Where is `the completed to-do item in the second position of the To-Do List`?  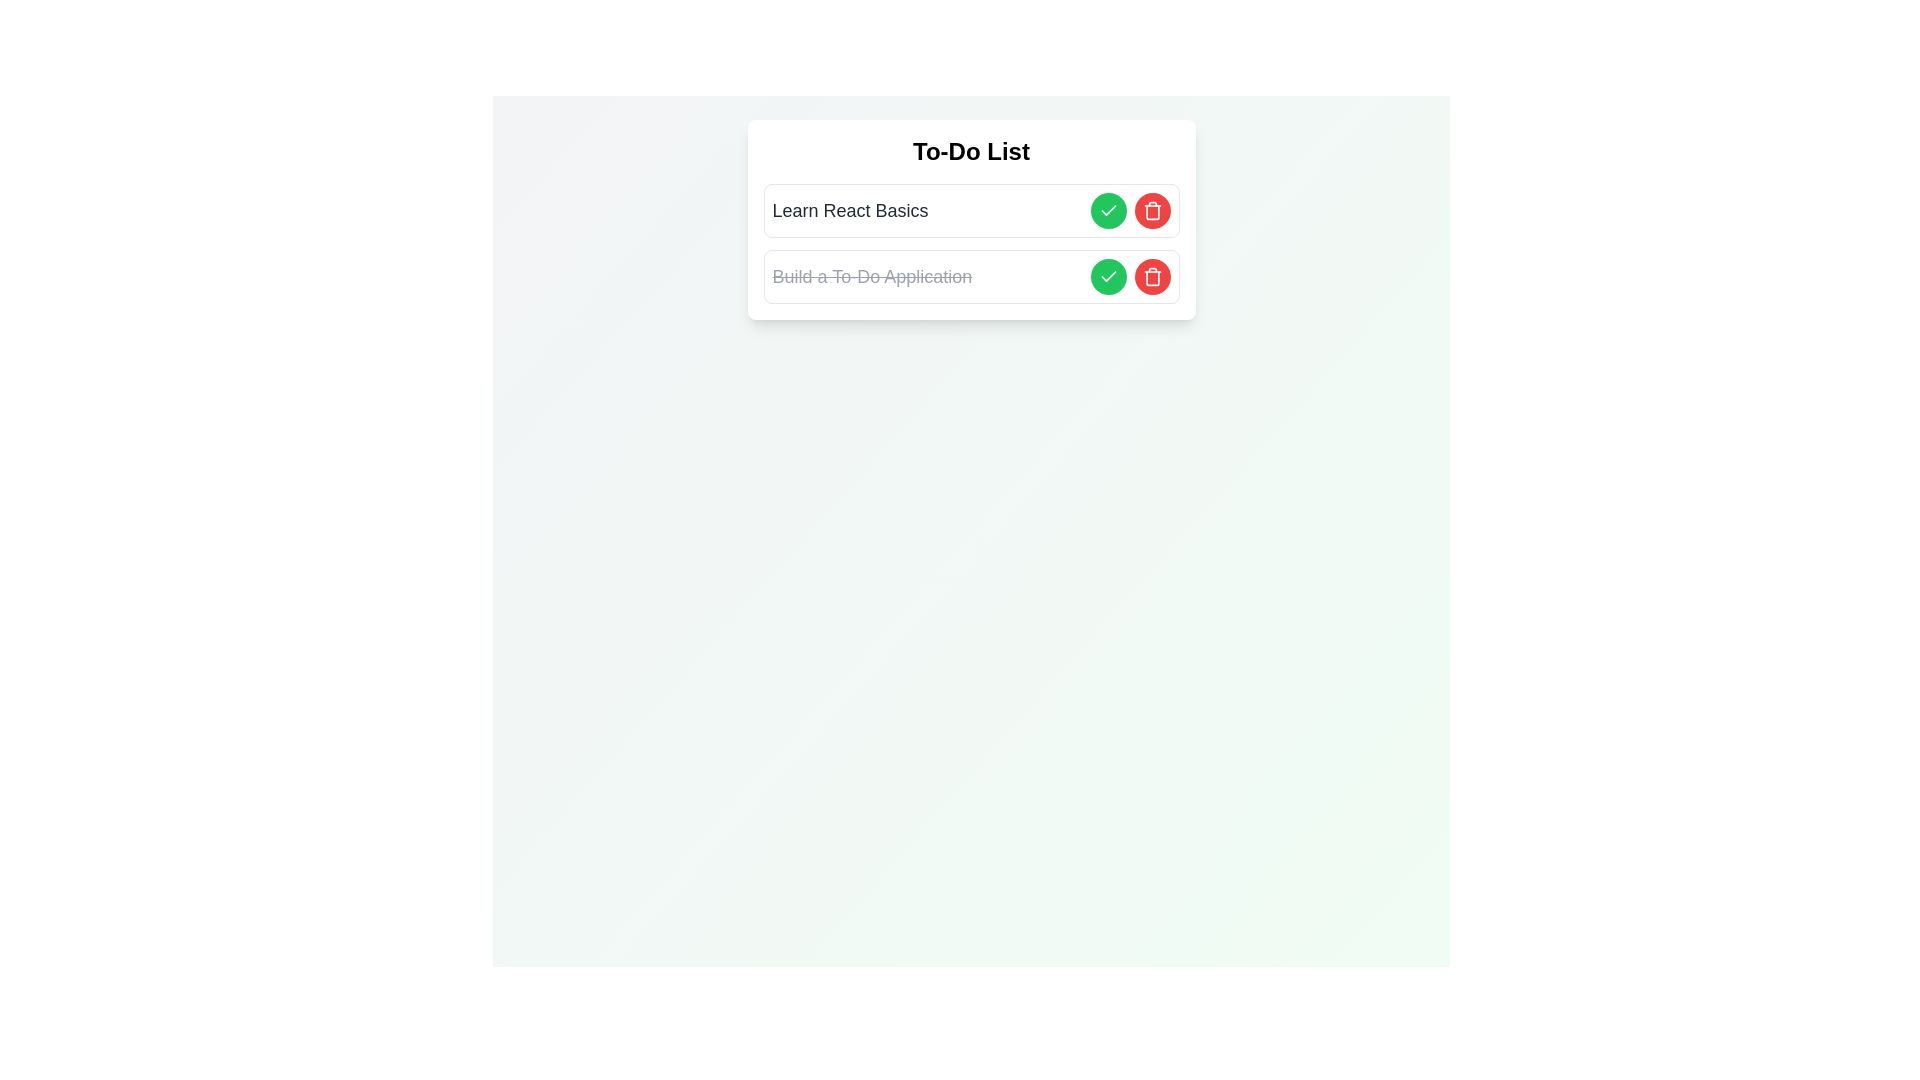 the completed to-do item in the second position of the To-Do List is located at coordinates (971, 277).